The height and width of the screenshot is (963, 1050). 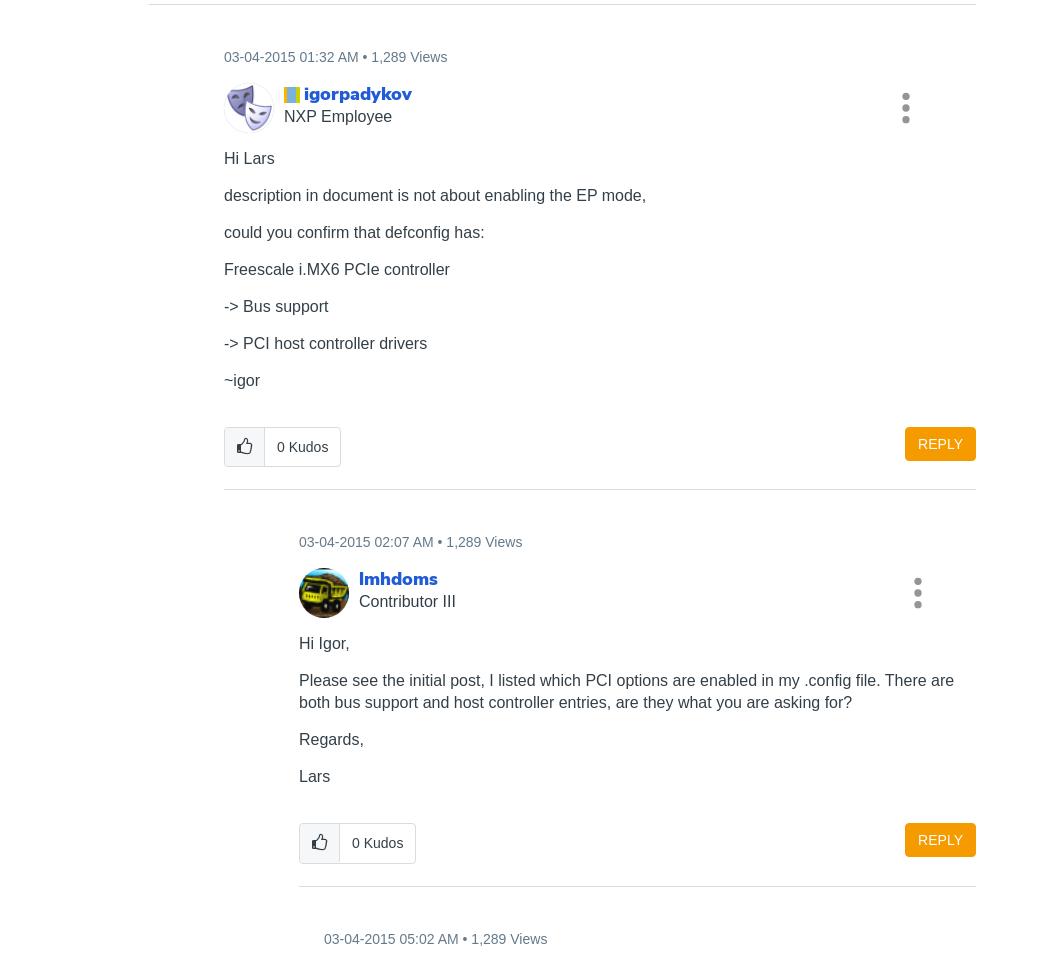 I want to click on 'Lars', so click(x=314, y=776).